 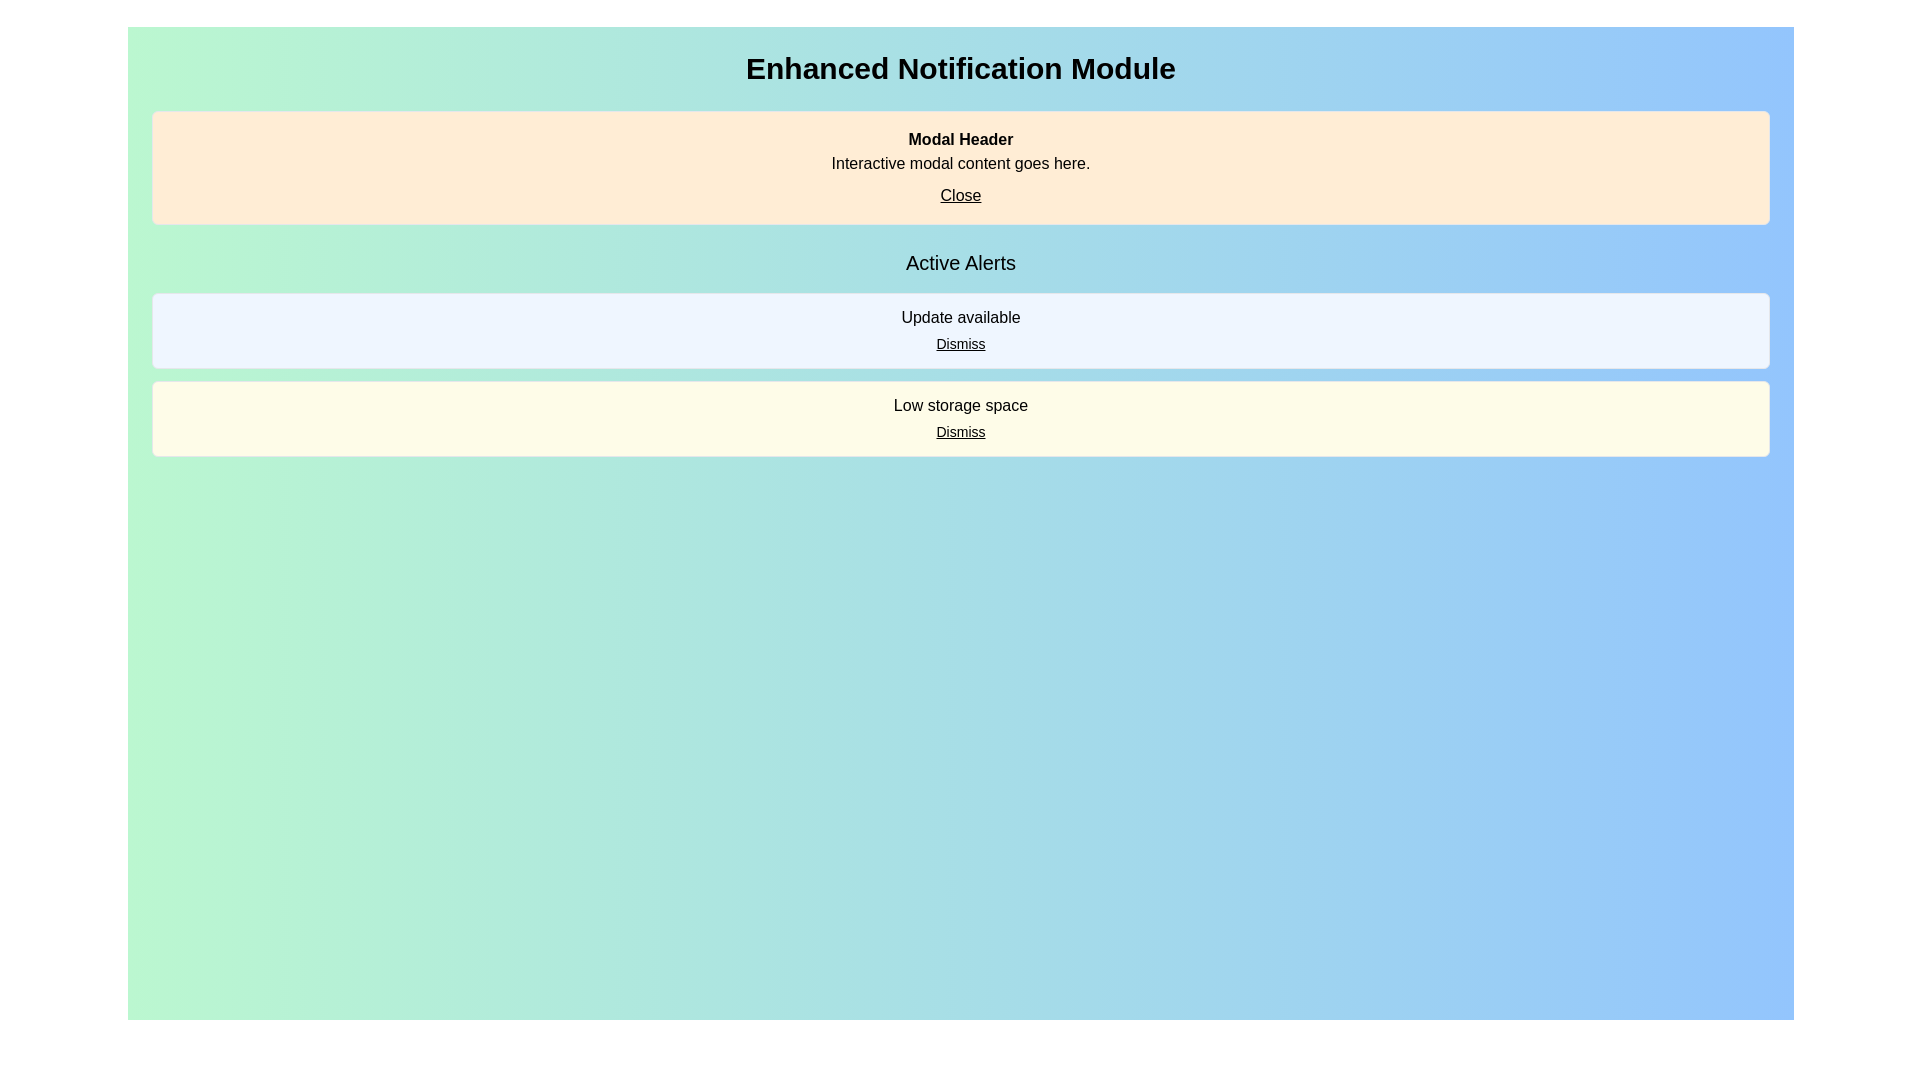 I want to click on the 'Dismiss' link in the Notification card with a light blue background and rounded corners, which contains the message 'Update available', so click(x=960, y=330).